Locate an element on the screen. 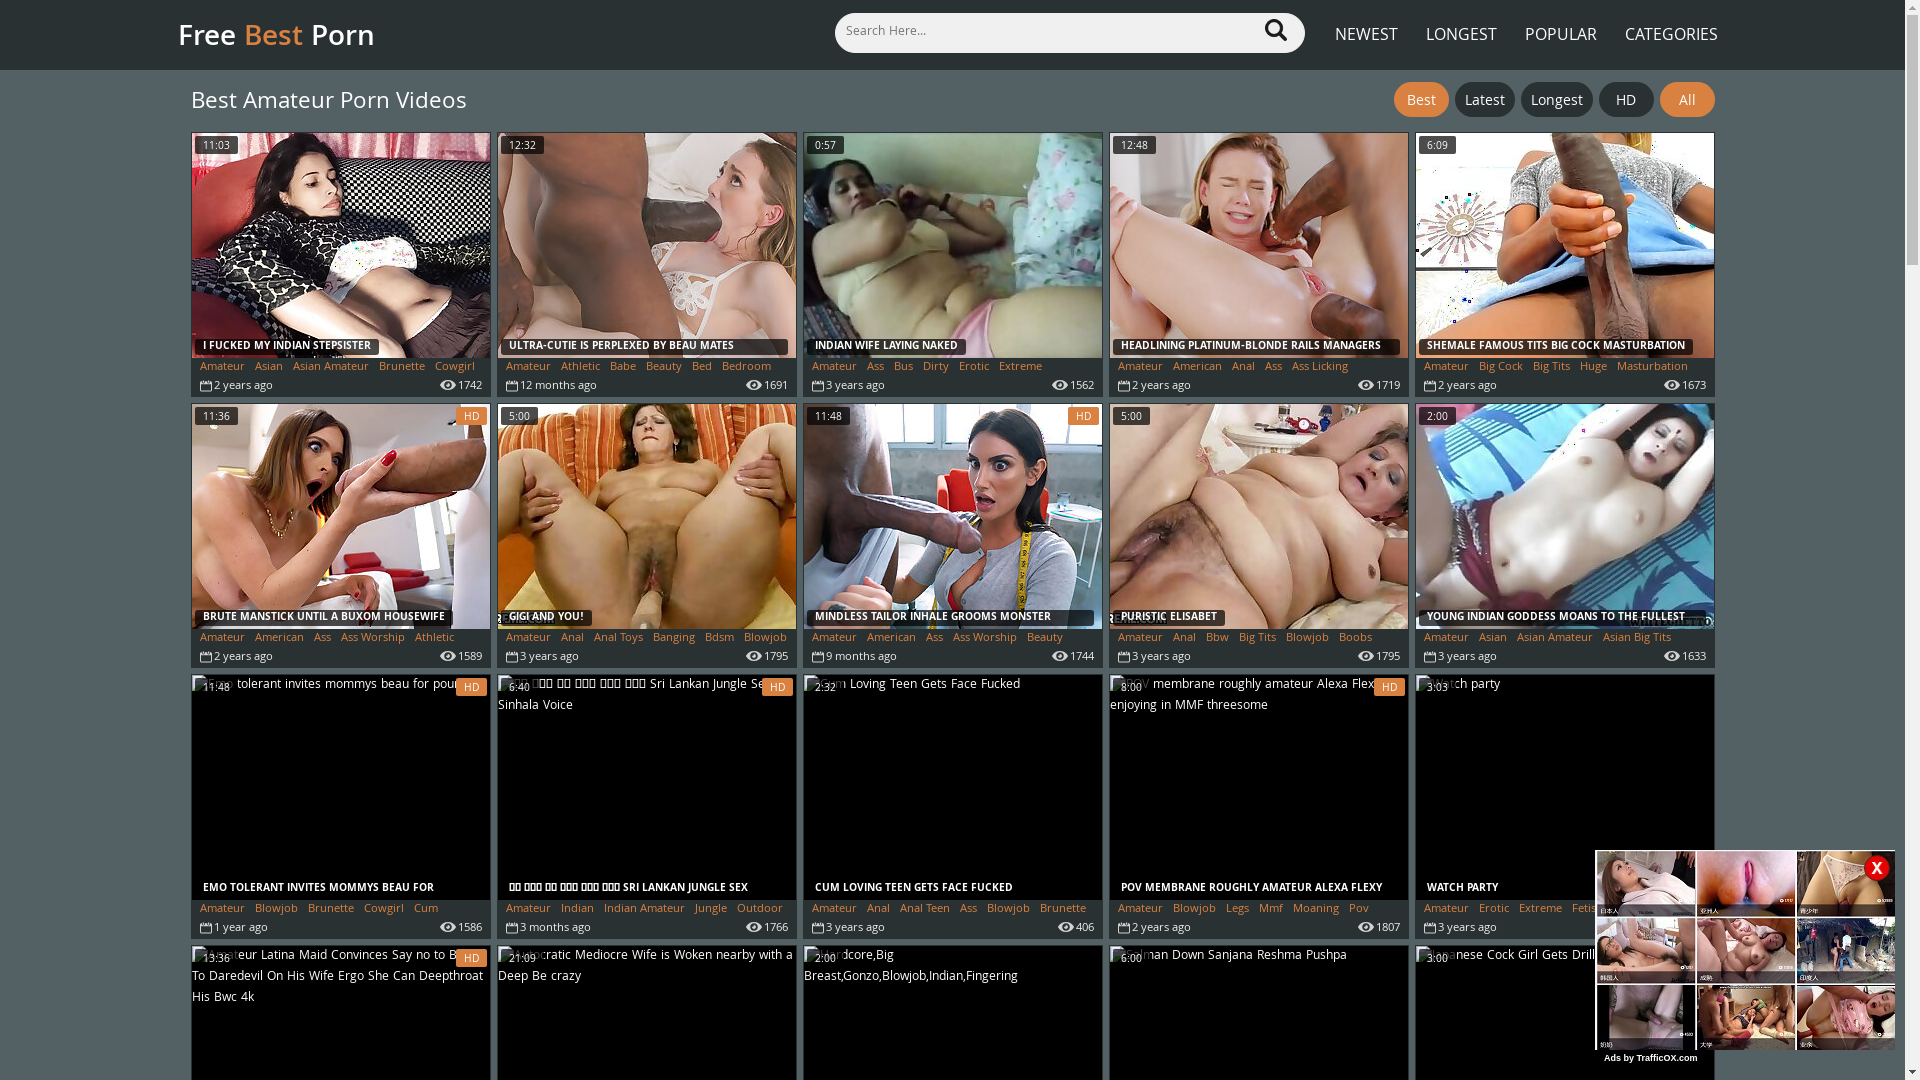 The width and height of the screenshot is (1920, 1080). 'Jungle' is located at coordinates (710, 909).